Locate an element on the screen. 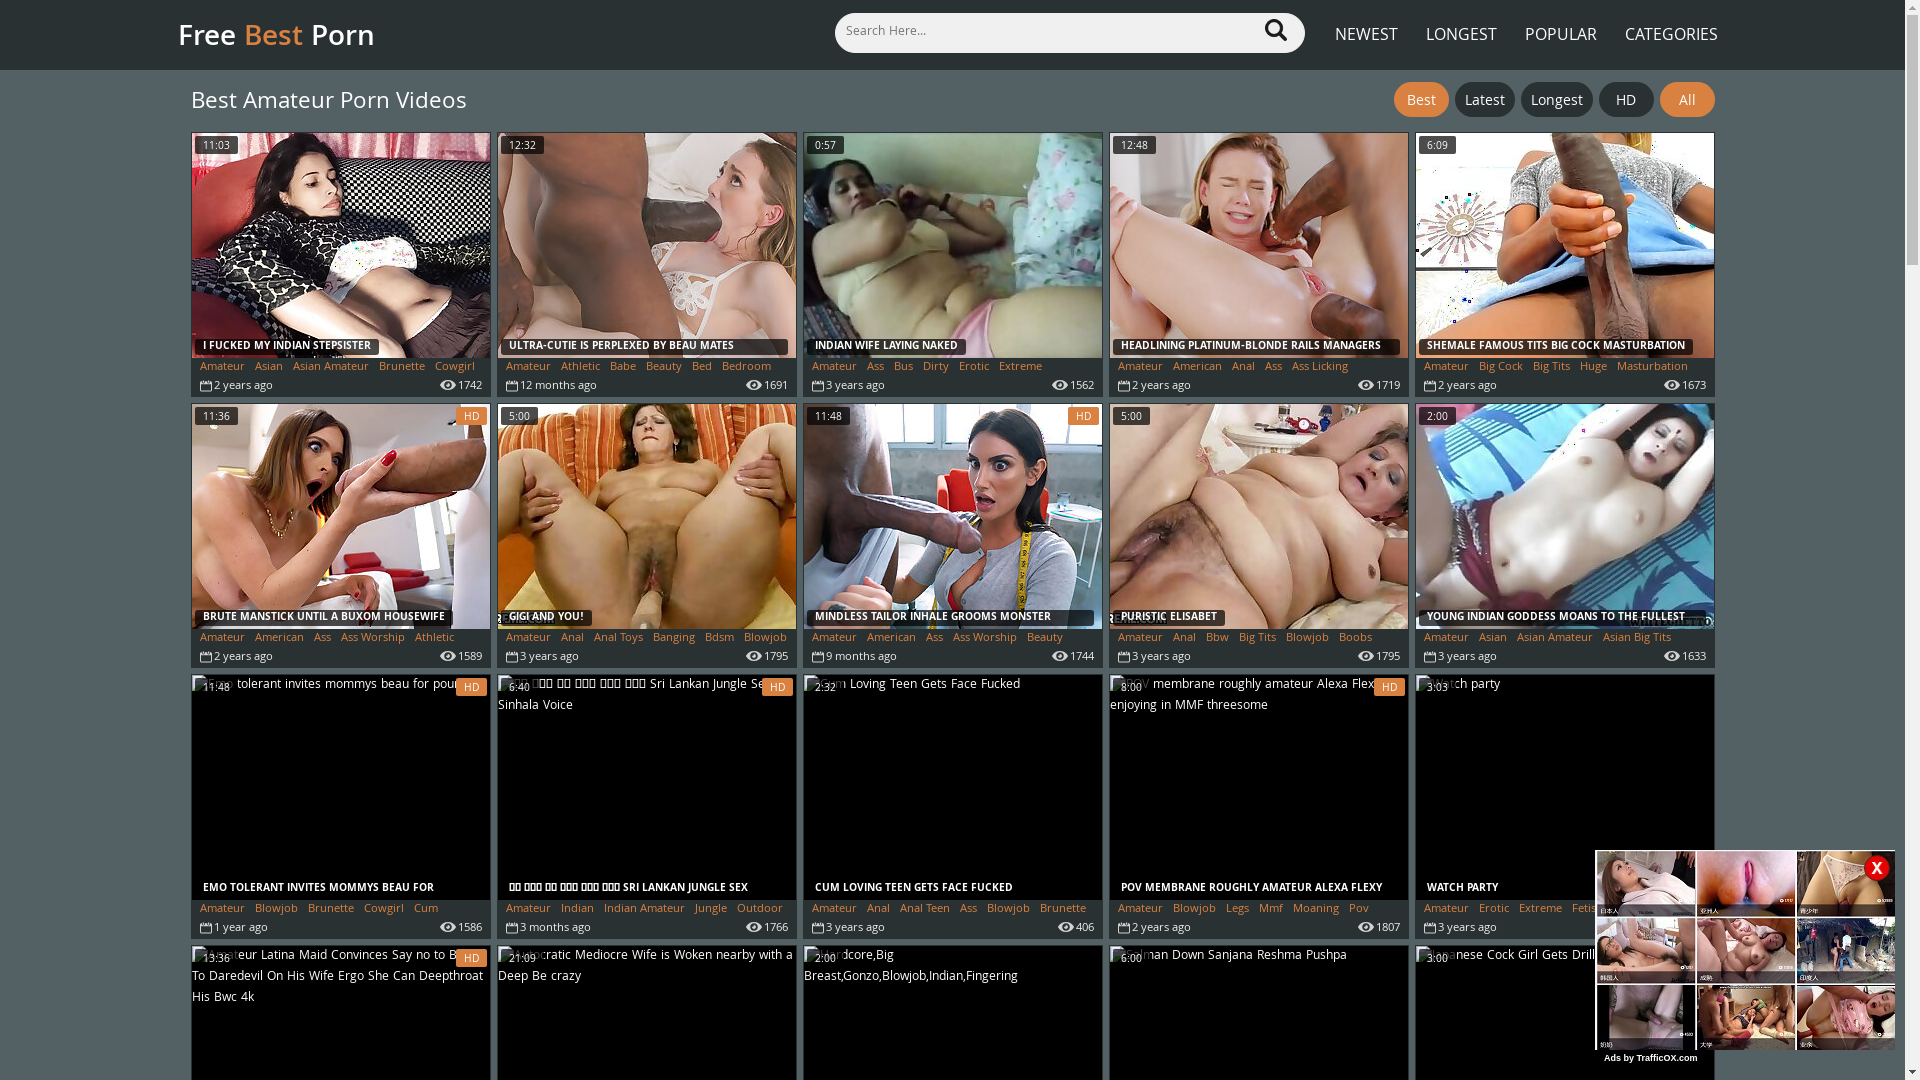 The width and height of the screenshot is (1920, 1080). 'Jungle' is located at coordinates (710, 909).